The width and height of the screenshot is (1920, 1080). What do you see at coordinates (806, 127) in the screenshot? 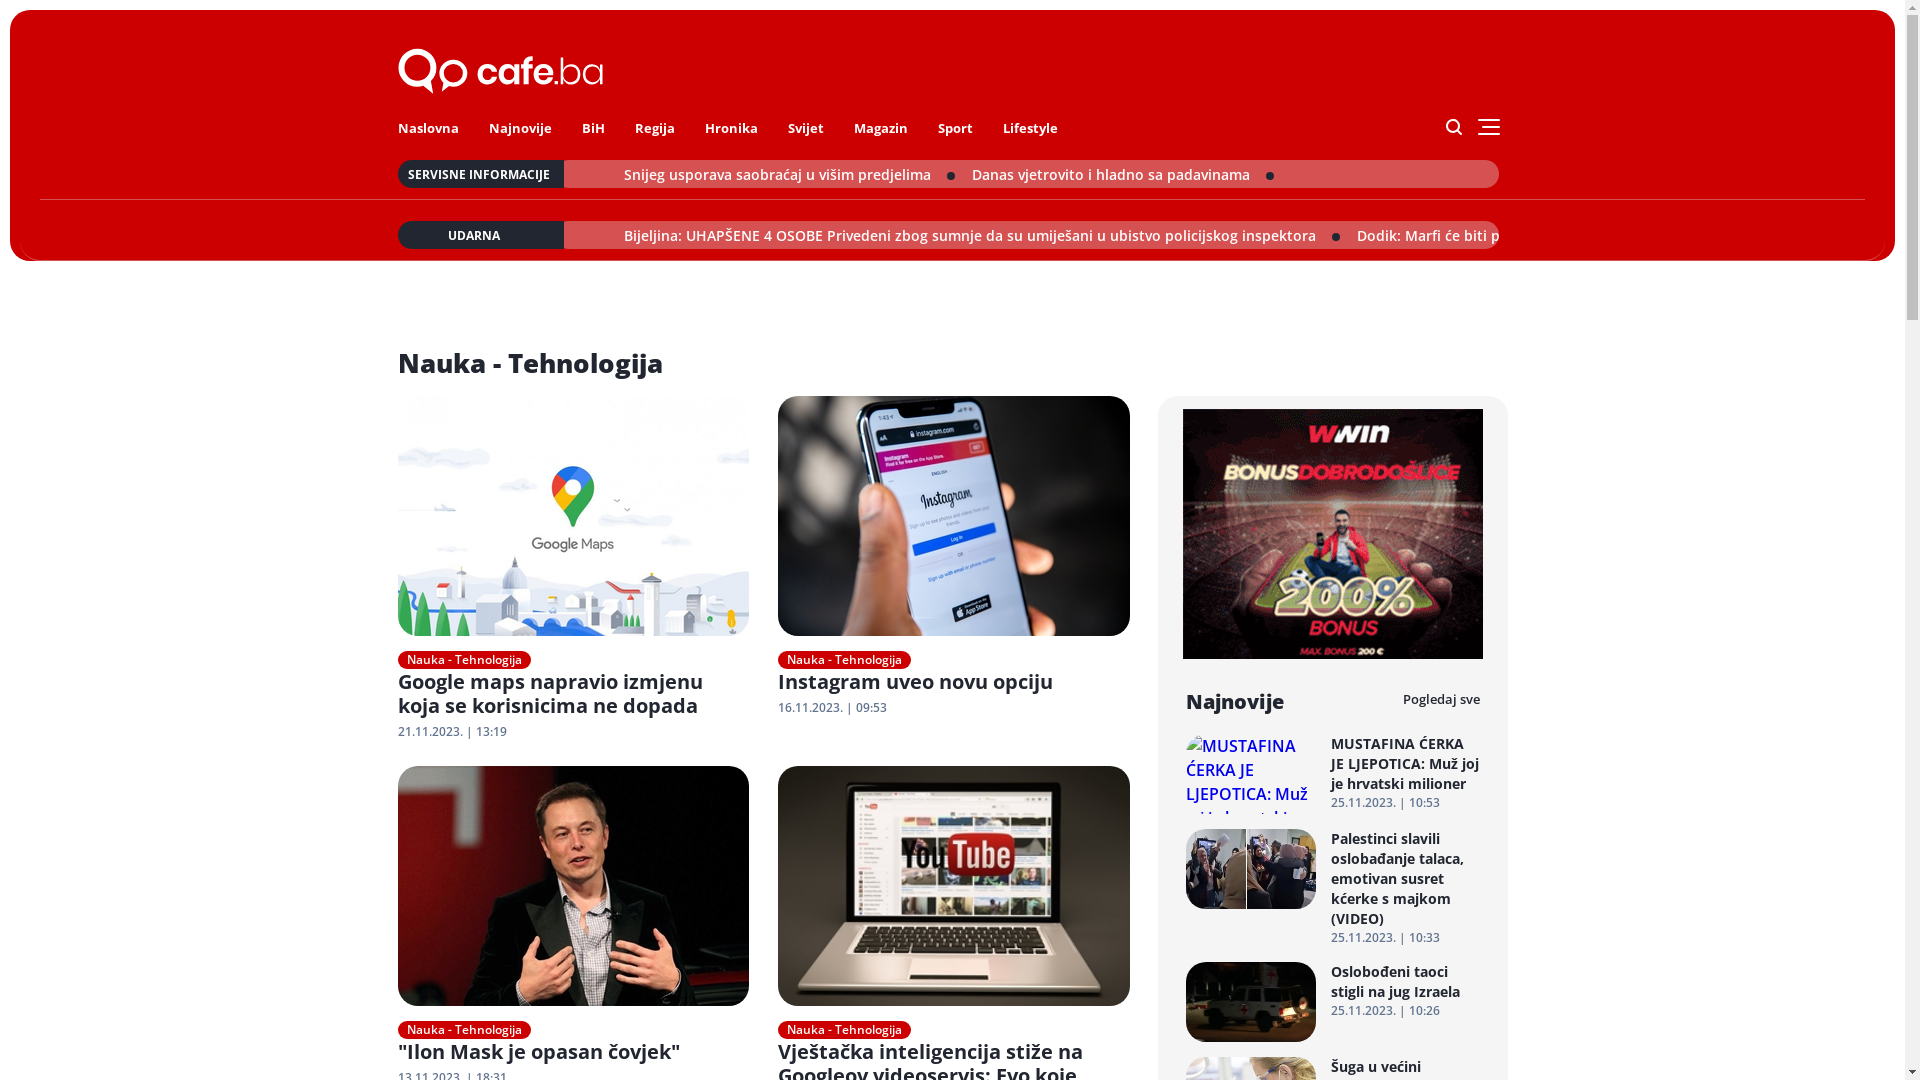
I see `'Svijet'` at bounding box center [806, 127].